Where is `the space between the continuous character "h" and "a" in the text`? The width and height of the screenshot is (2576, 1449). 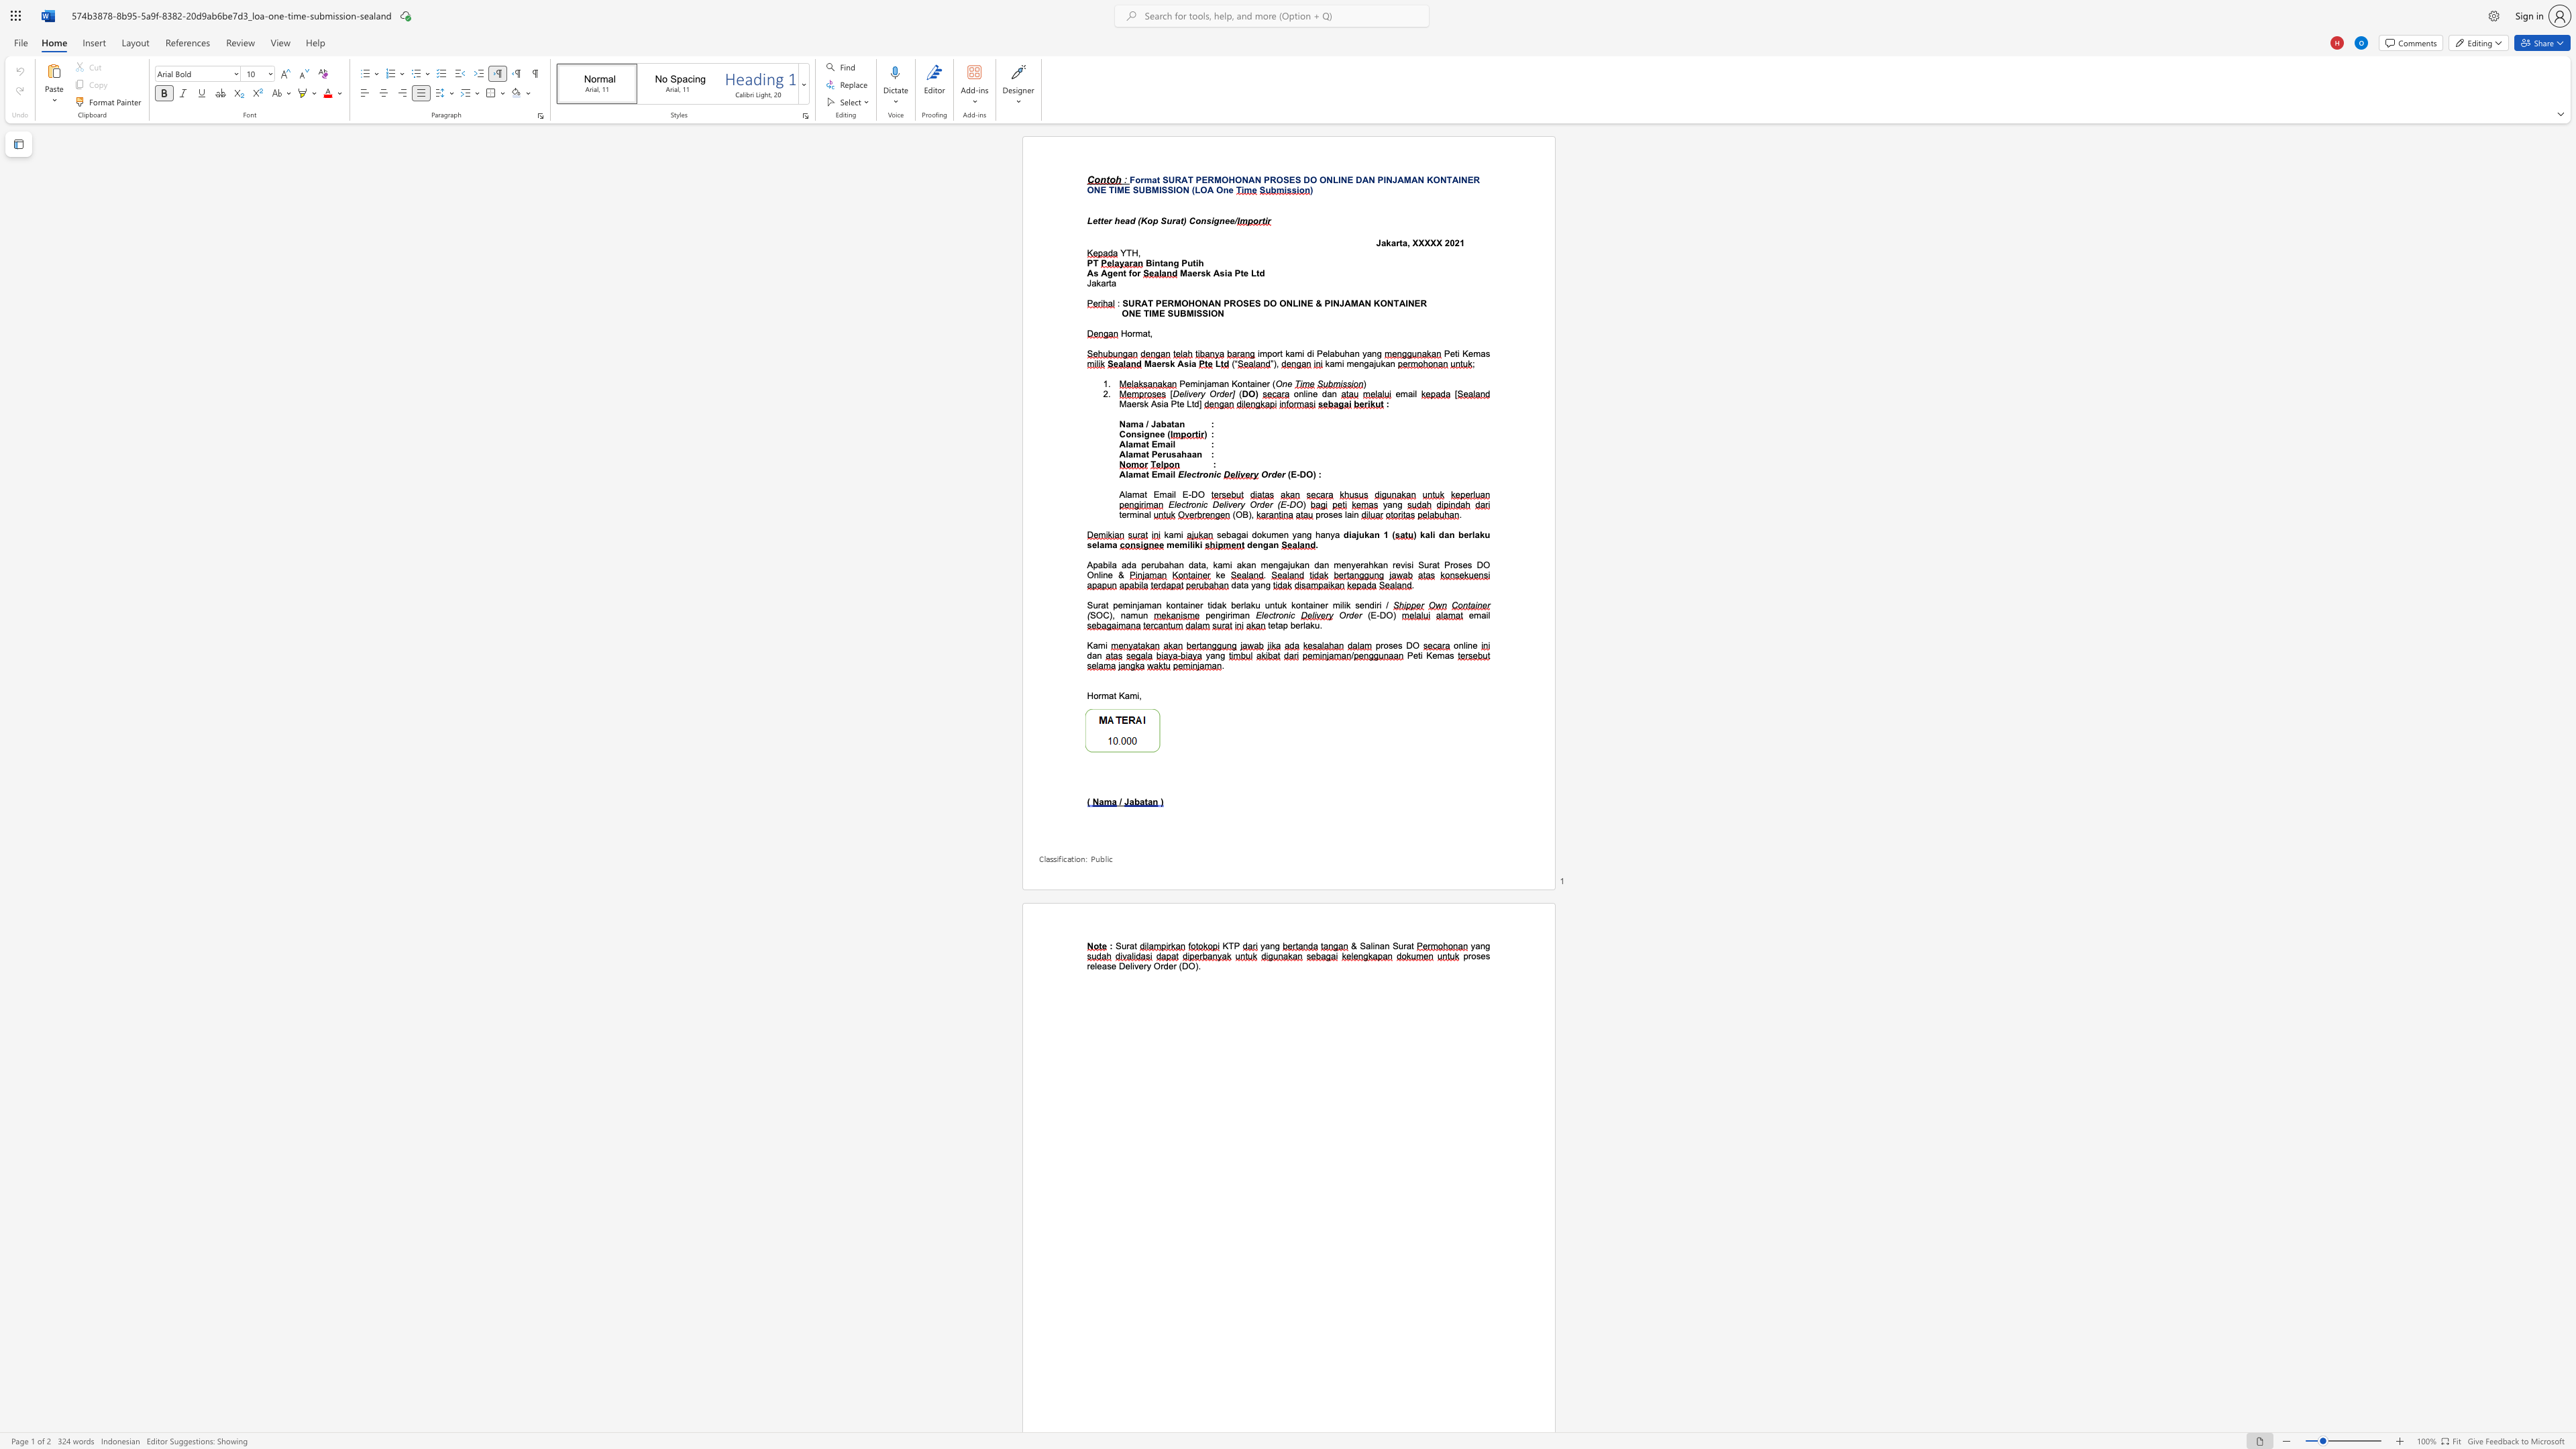 the space between the continuous character "h" and "a" in the text is located at coordinates (1349, 353).